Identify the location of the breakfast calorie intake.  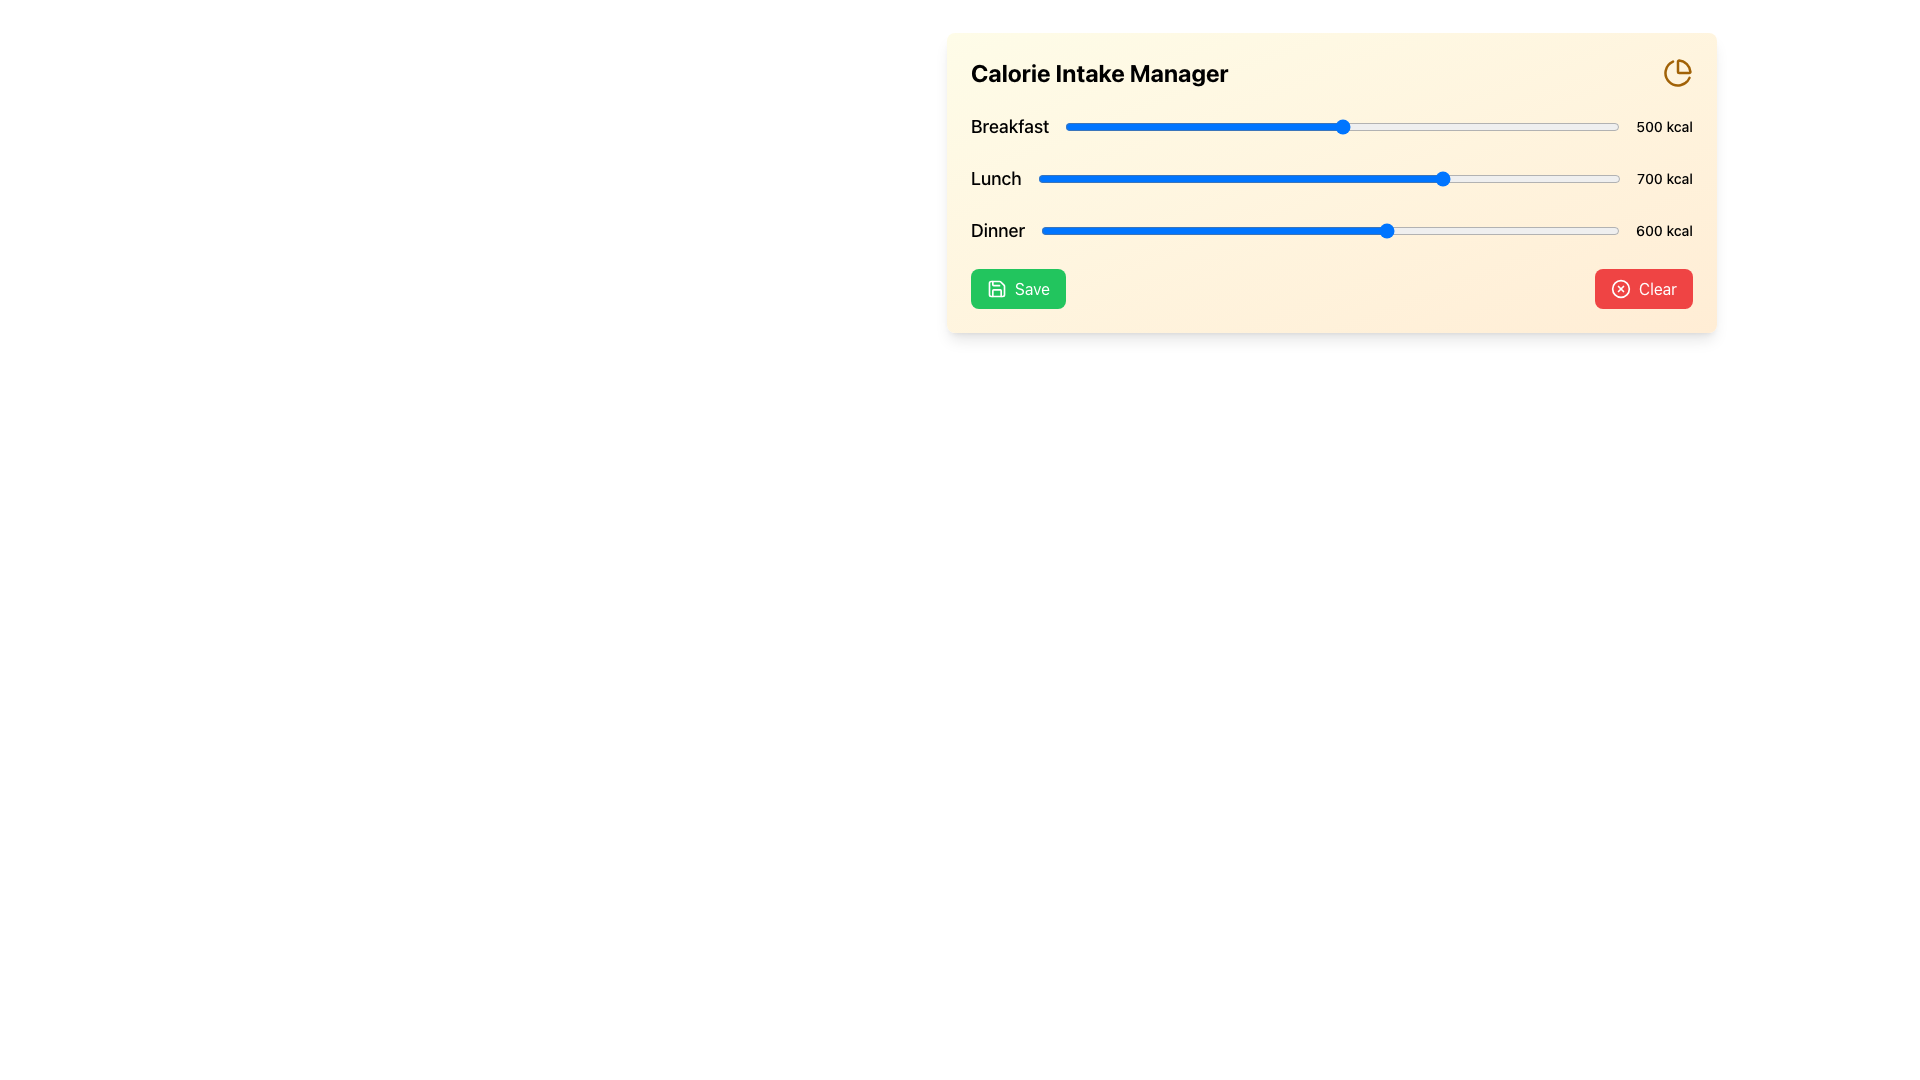
(1328, 127).